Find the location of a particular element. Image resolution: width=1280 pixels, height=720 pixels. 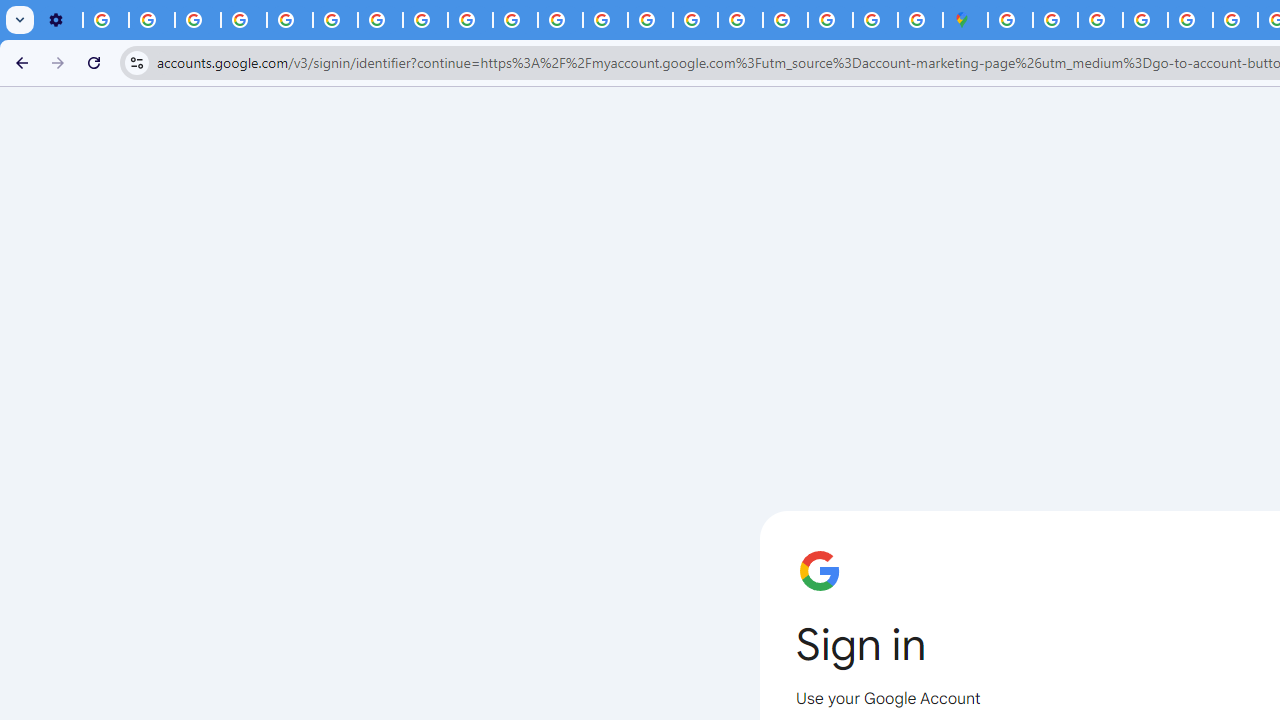

'Sign in - Google Accounts' is located at coordinates (1010, 20).